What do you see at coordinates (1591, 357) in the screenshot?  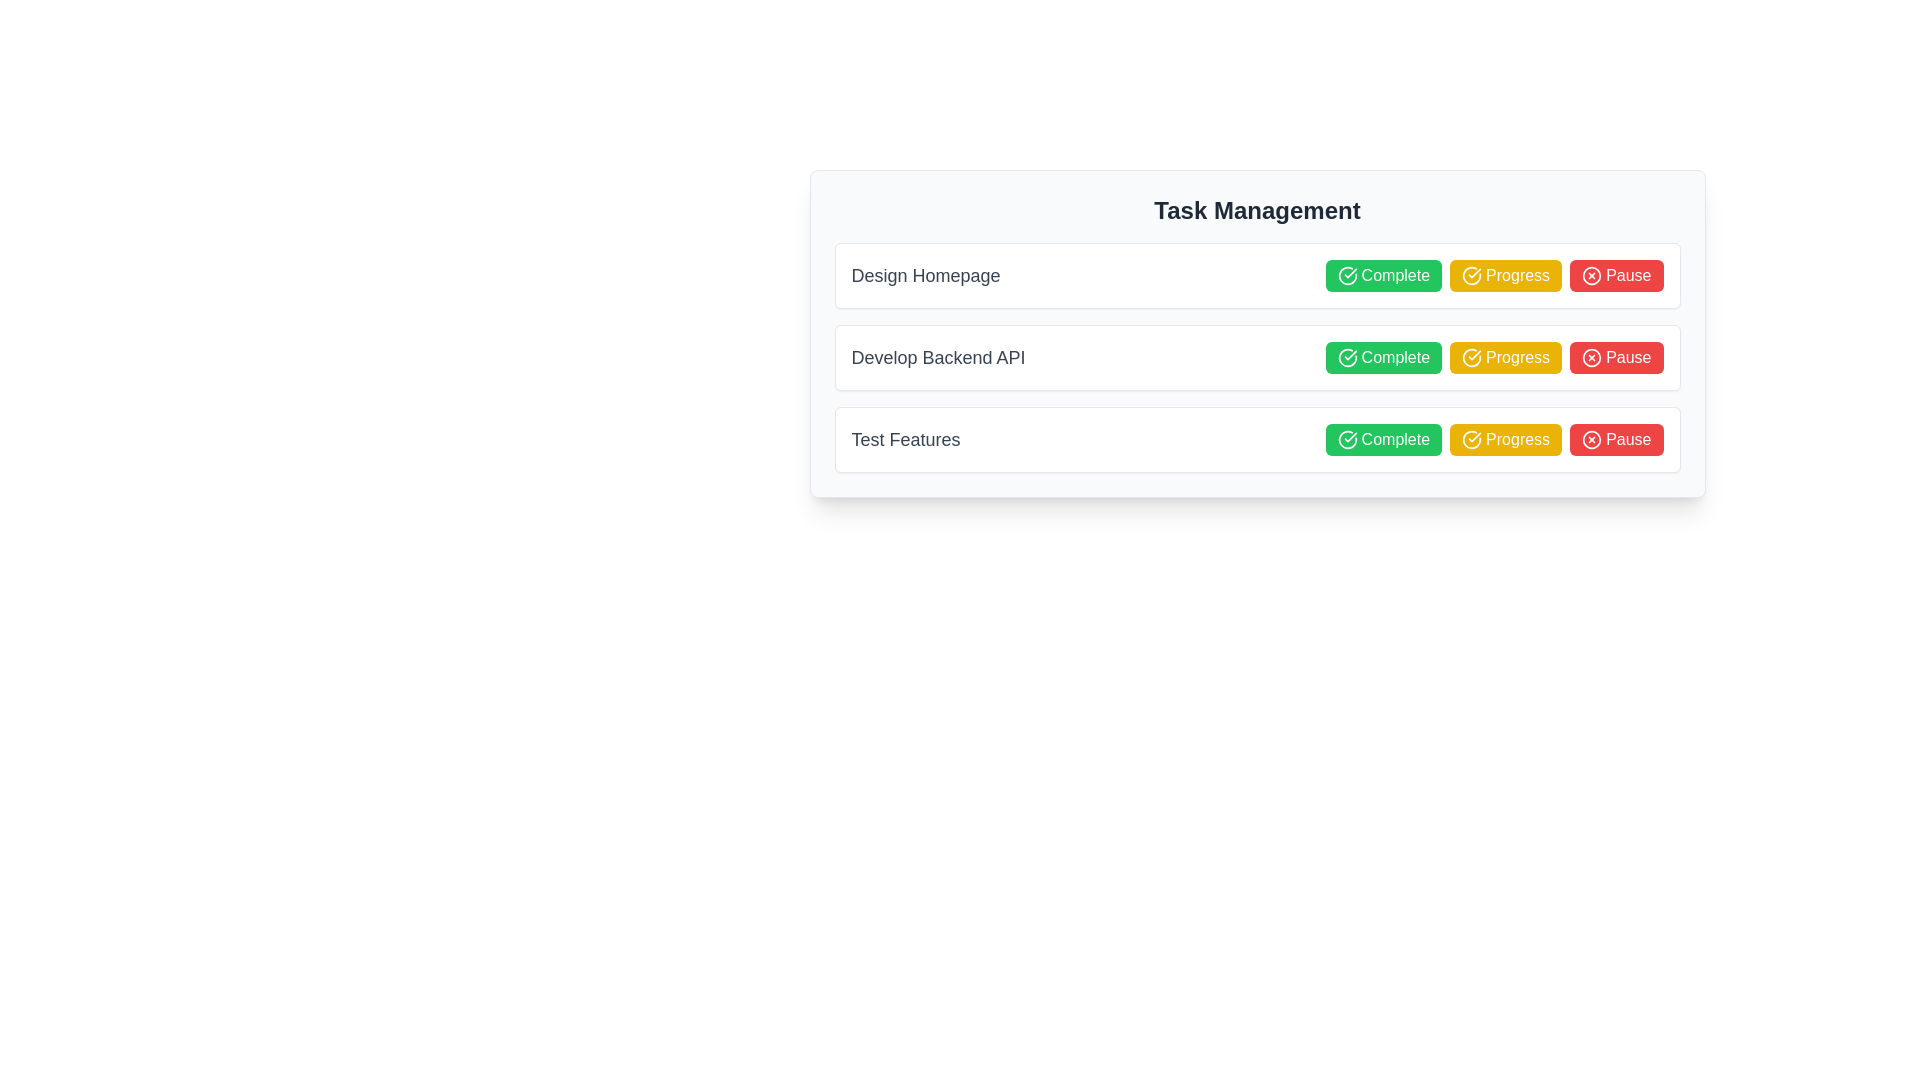 I see `the red circular icon with a white 'X' symbol inside, located within the 'Pause' button in the bottom task row of the 'Test Features' section` at bounding box center [1591, 357].